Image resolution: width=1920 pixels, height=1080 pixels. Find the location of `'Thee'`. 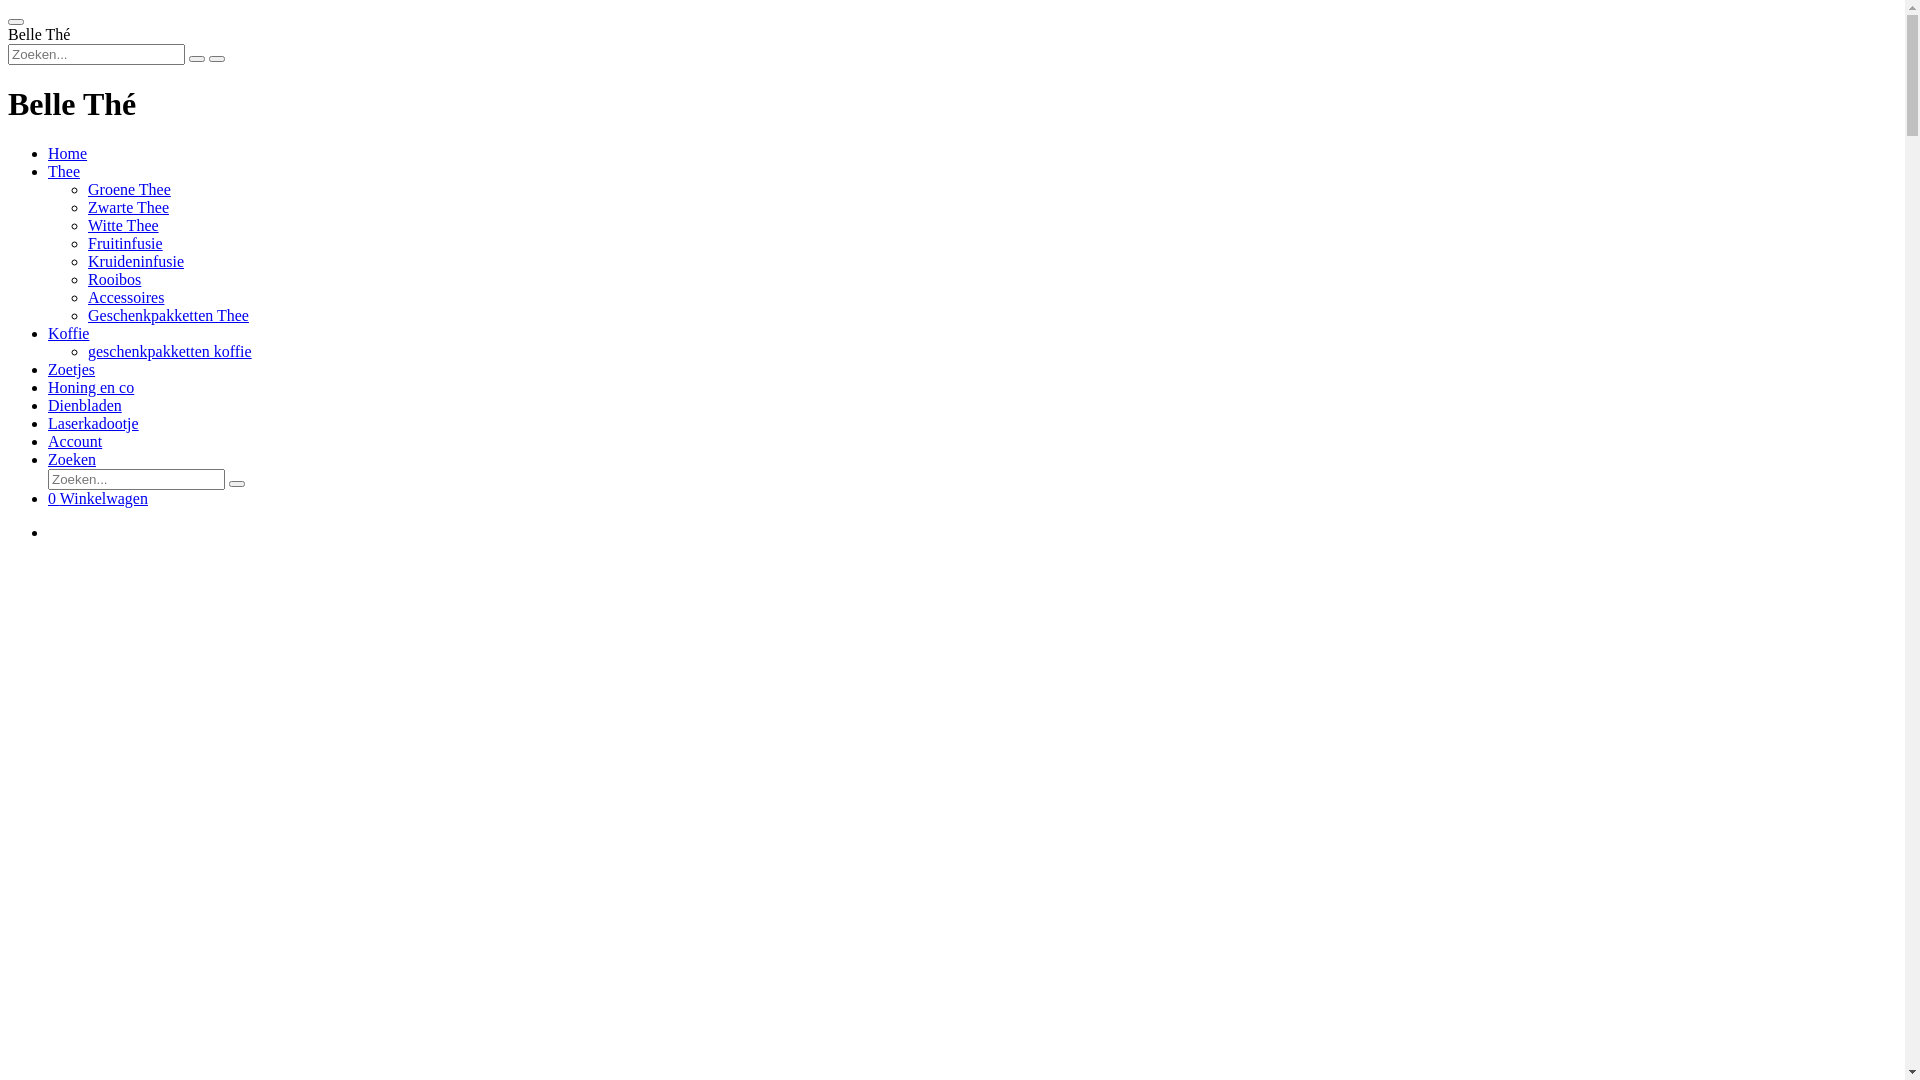

'Thee' is located at coordinates (63, 170).